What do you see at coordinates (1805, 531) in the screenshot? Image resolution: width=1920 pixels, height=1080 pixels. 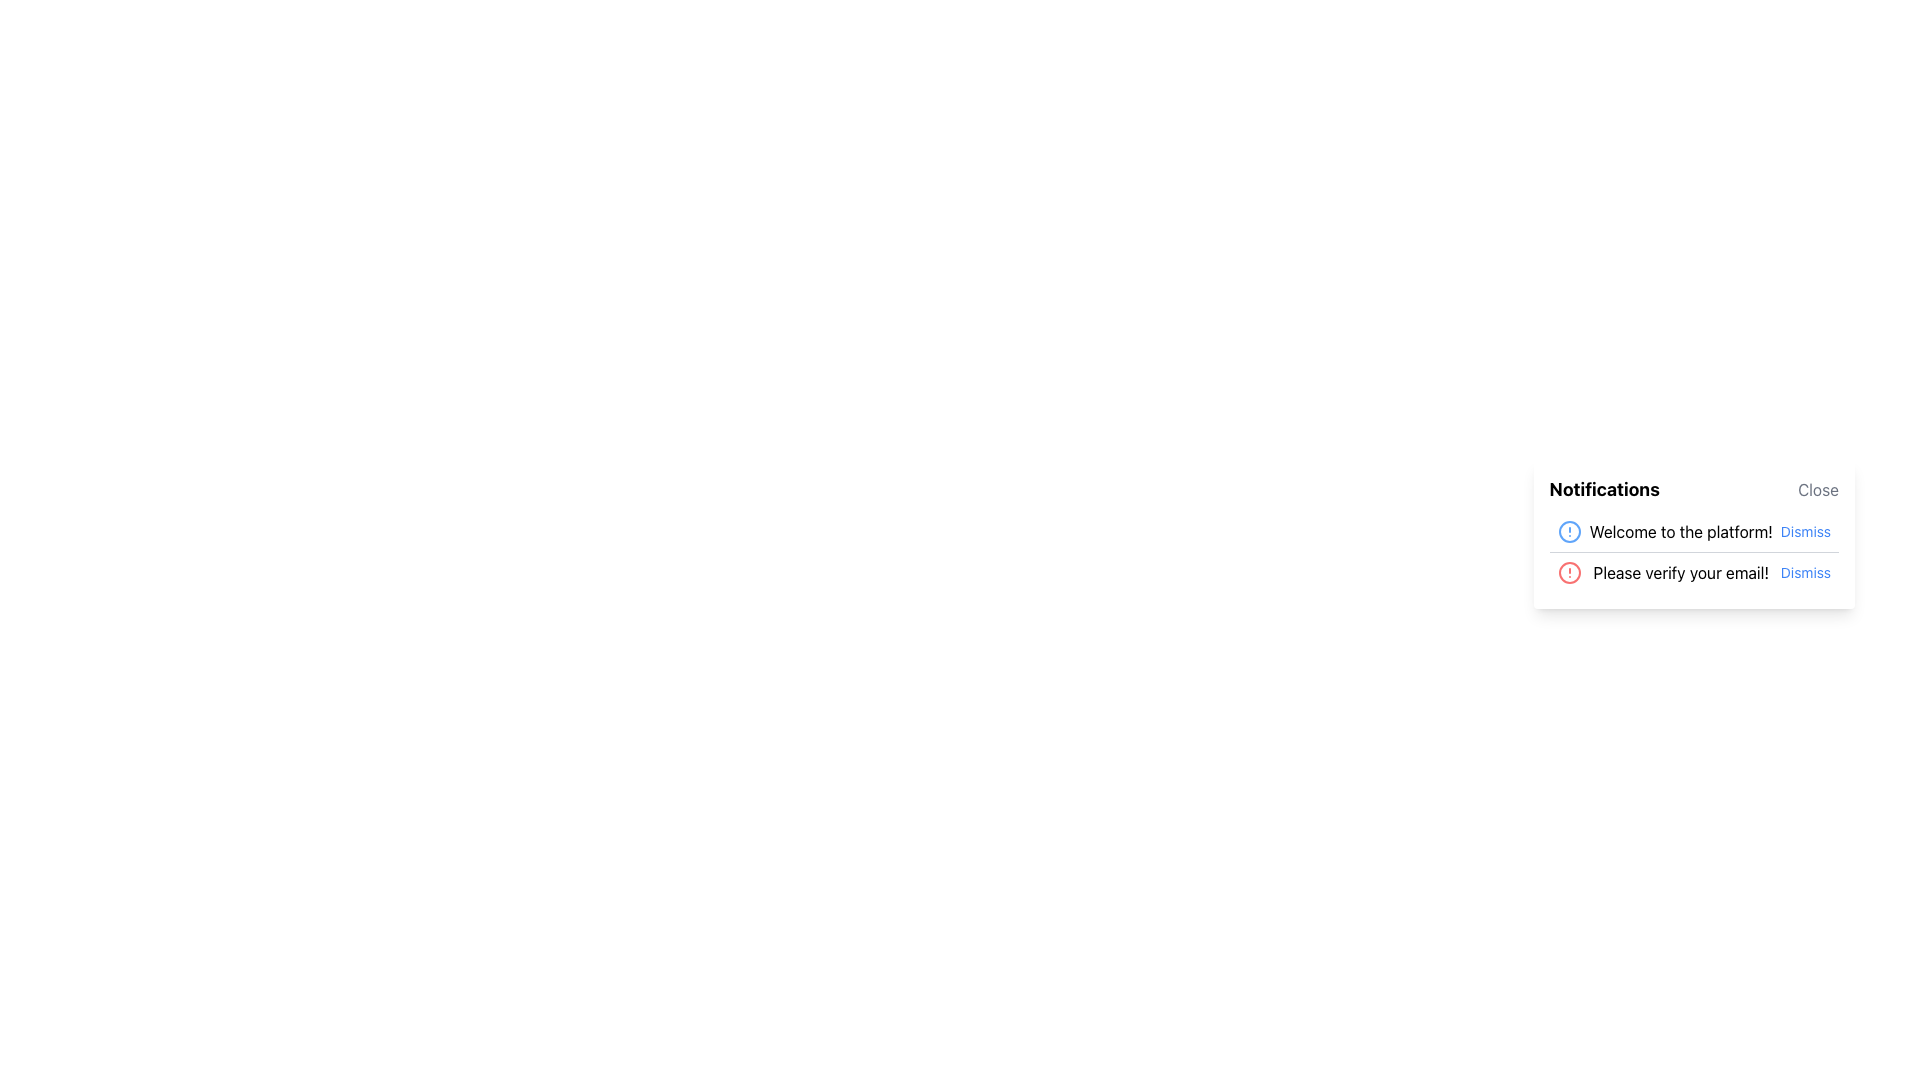 I see `the dismiss button located at the end of the first notification row that says 'Welcome to the platform!'` at bounding box center [1805, 531].